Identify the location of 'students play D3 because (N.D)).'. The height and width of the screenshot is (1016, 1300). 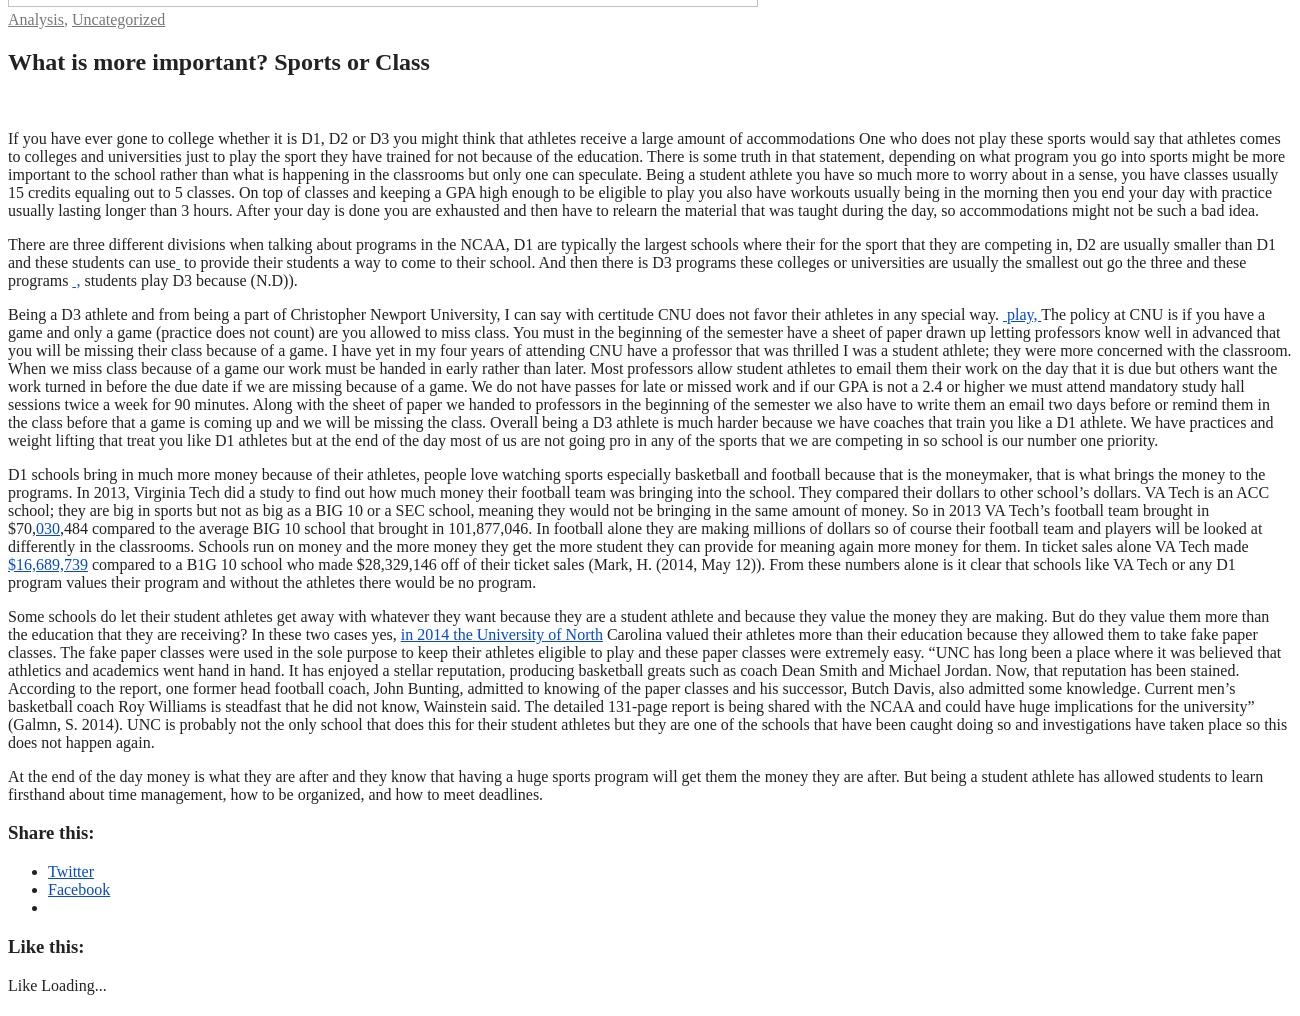
(188, 278).